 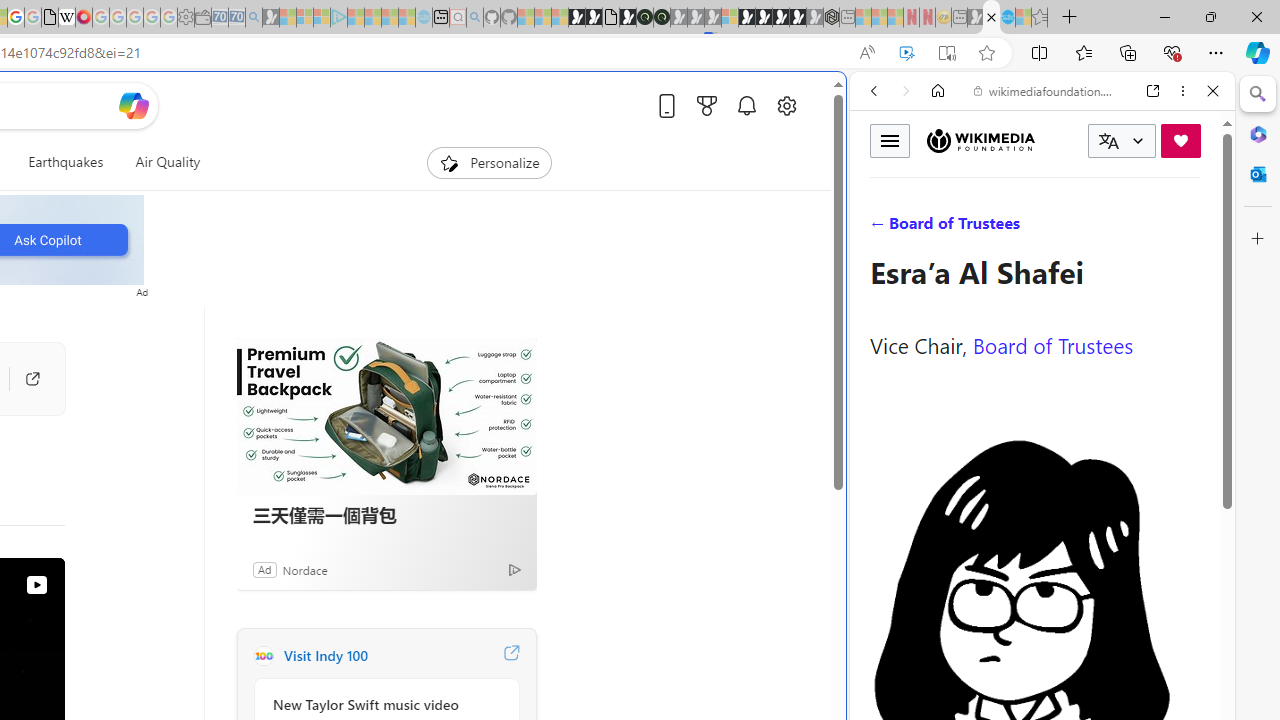 I want to click on 'Favorites - Sleeping', so click(x=1039, y=17).